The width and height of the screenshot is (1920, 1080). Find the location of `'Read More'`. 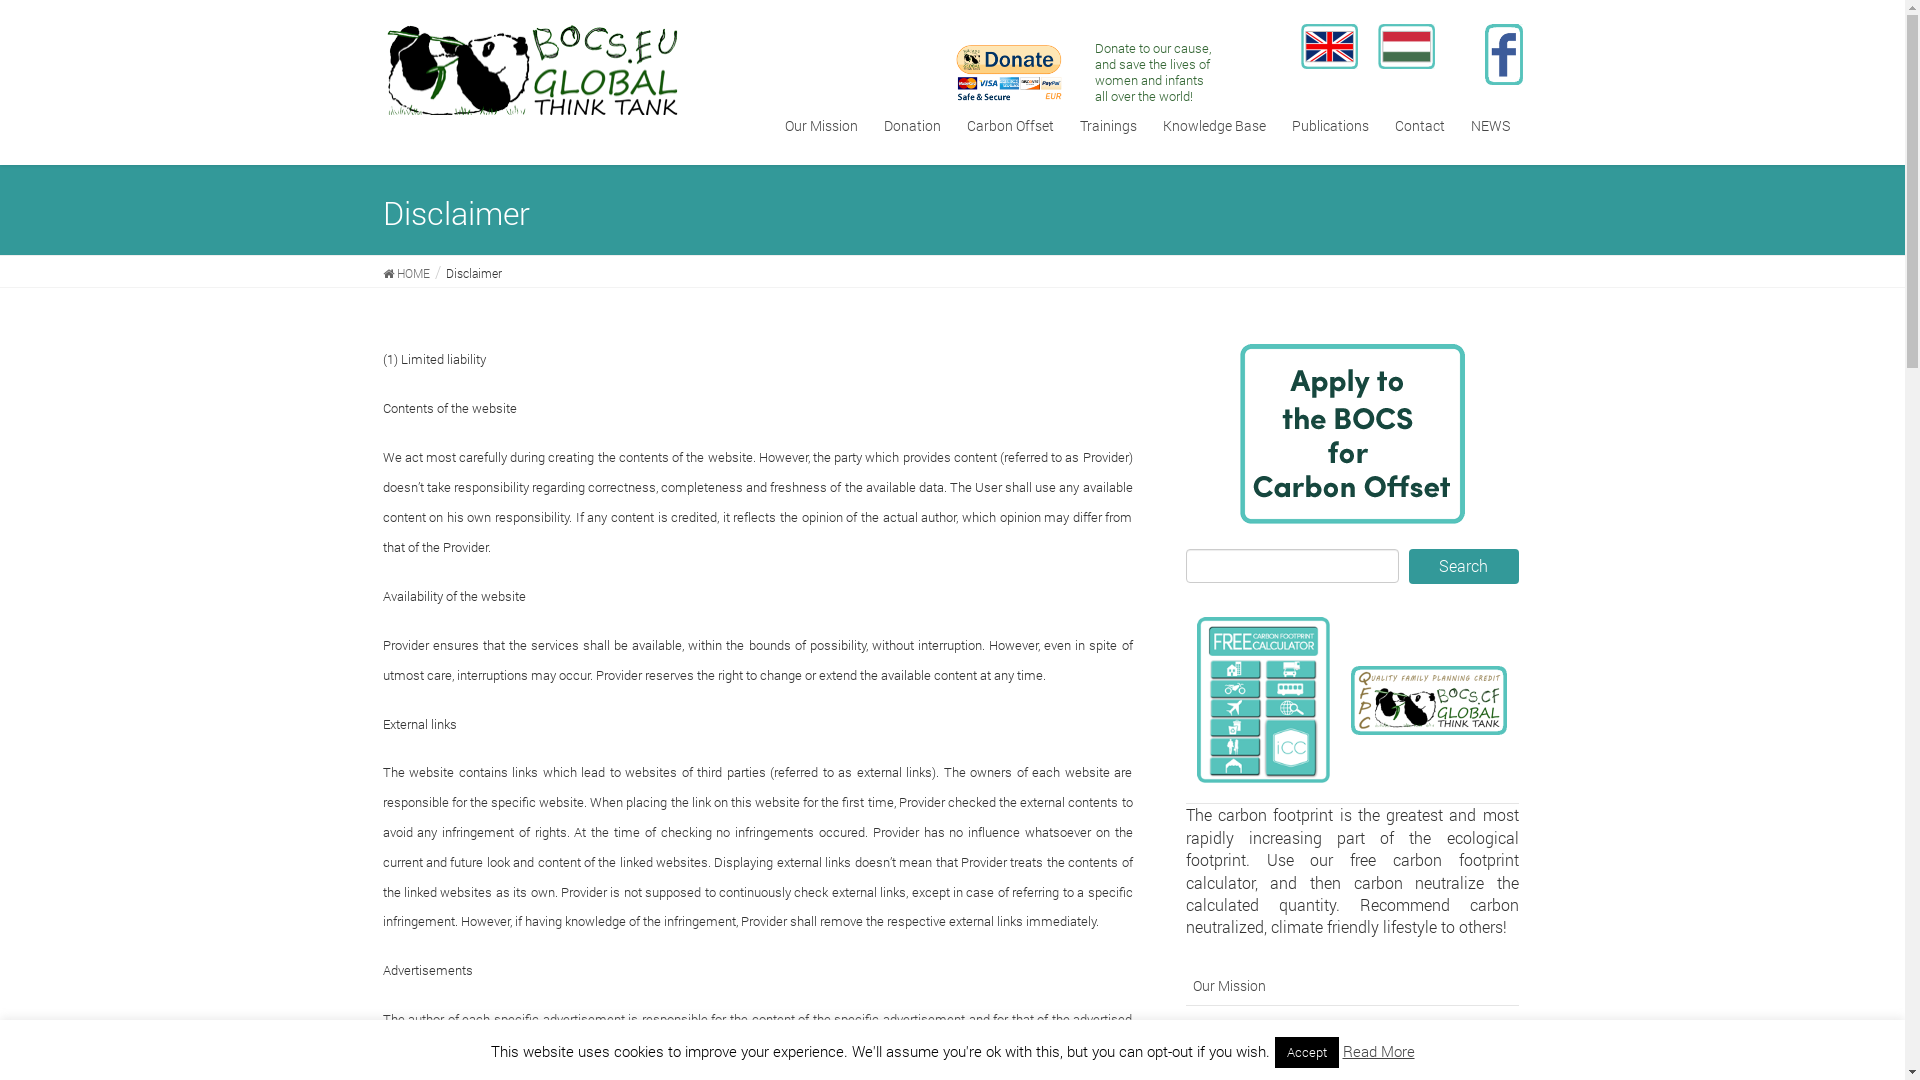

'Read More' is located at coordinates (1376, 1049).